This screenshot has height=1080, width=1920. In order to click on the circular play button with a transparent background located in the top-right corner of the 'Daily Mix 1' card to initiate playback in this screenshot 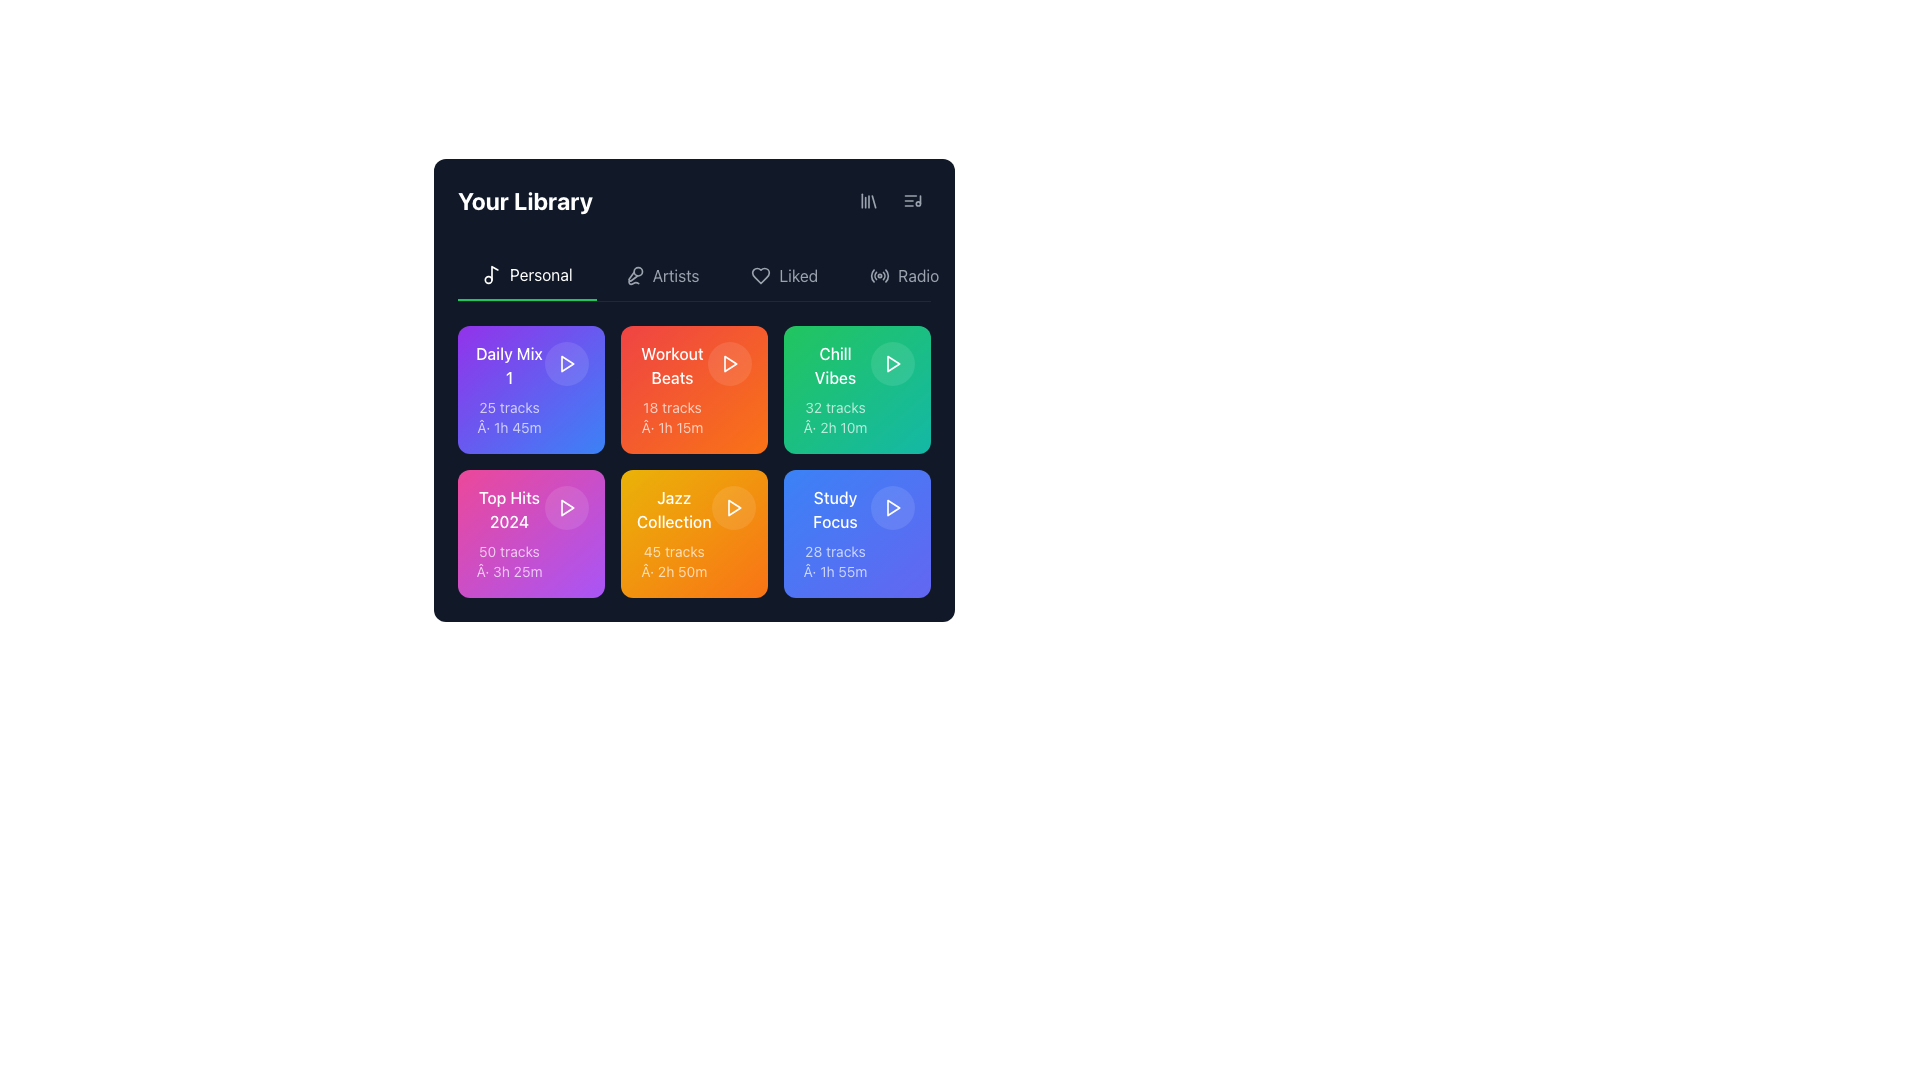, I will do `click(565, 363)`.